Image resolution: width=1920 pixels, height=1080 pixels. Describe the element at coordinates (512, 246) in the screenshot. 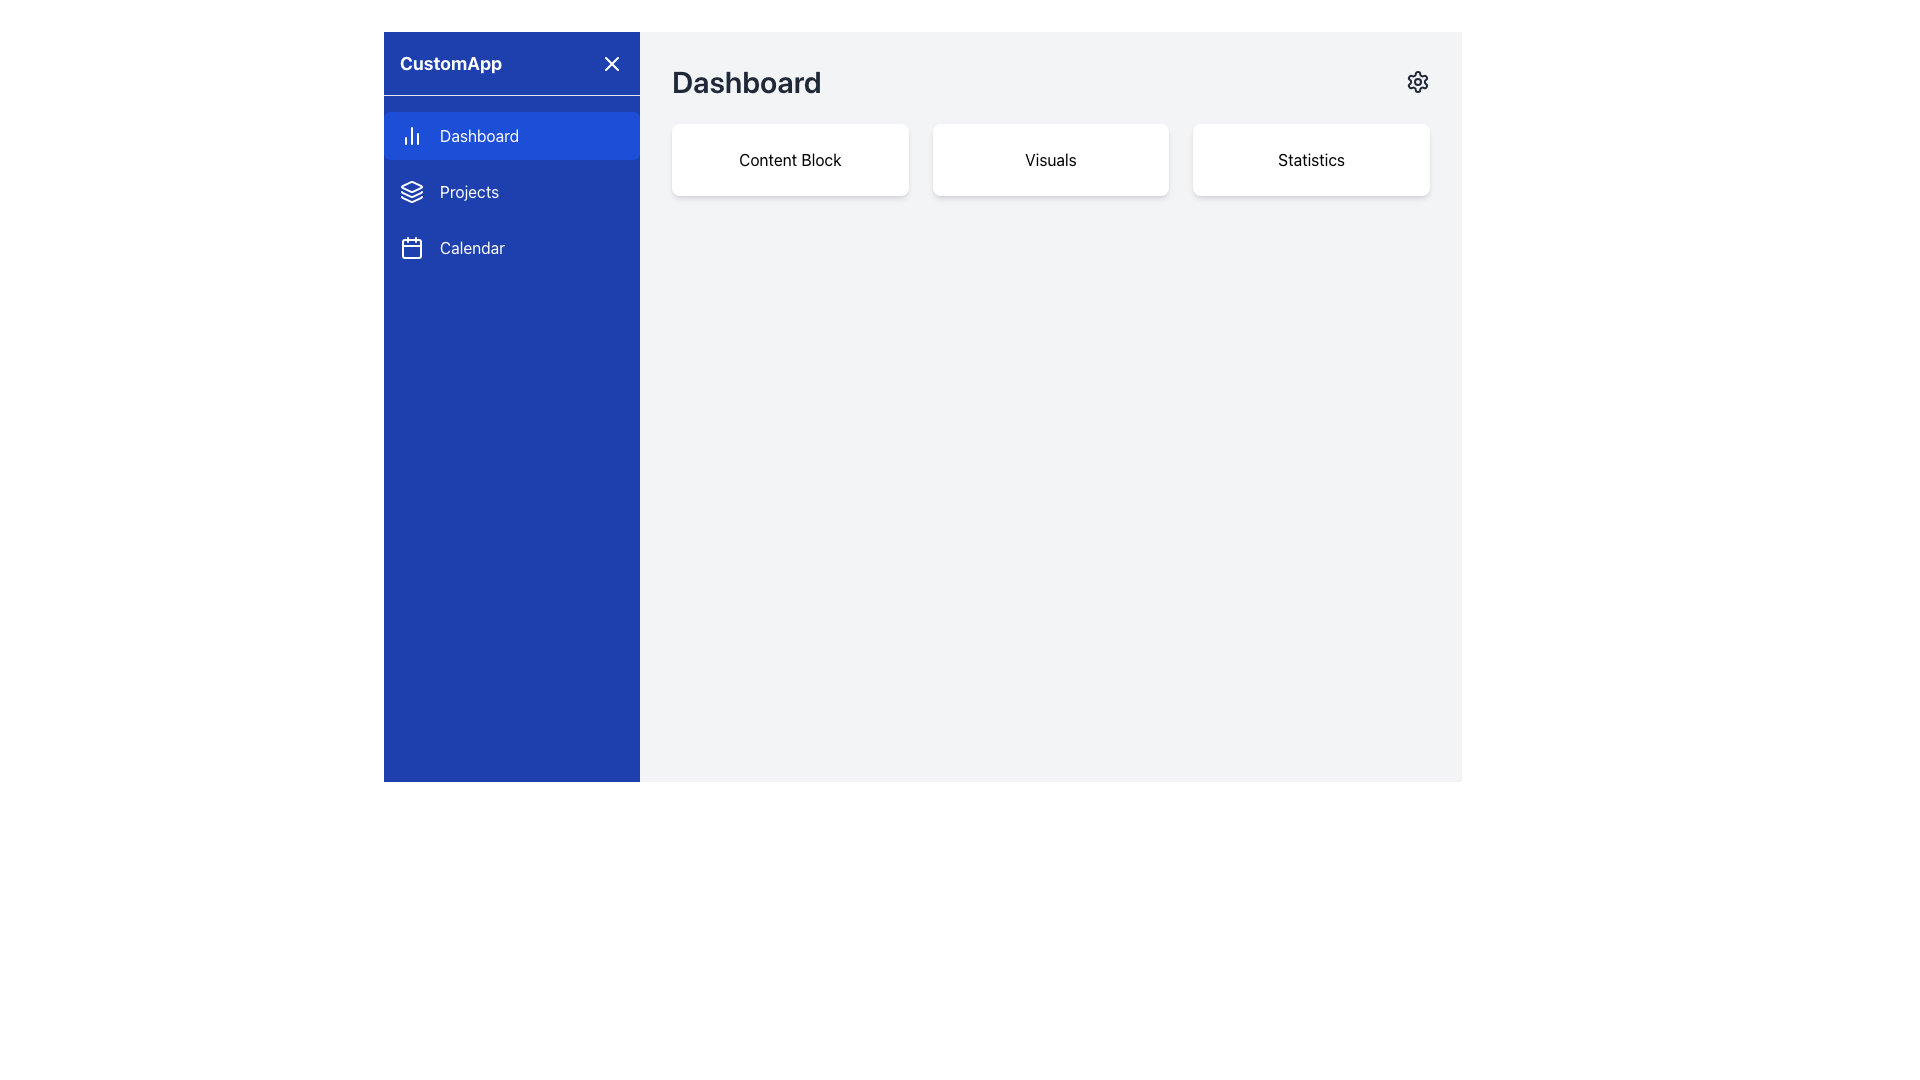

I see `the Navigation Button located in the sidebar` at that location.